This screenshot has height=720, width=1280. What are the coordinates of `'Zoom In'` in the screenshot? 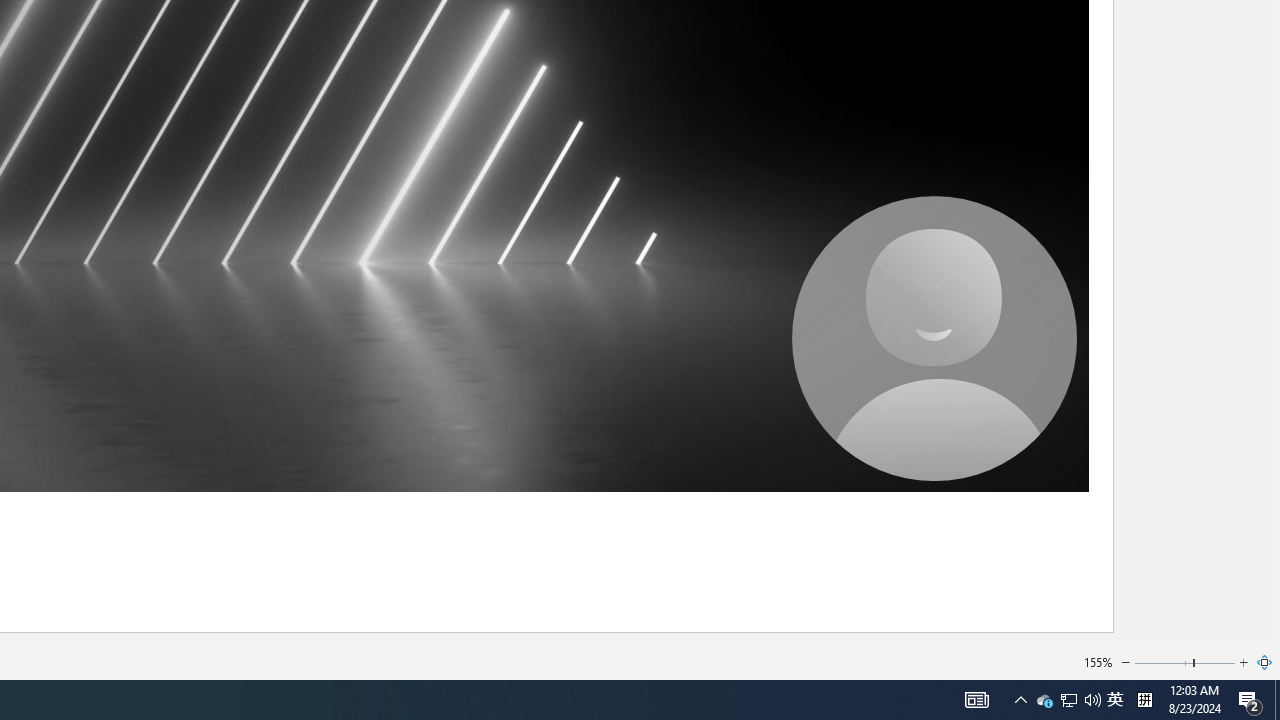 It's located at (1243, 663).